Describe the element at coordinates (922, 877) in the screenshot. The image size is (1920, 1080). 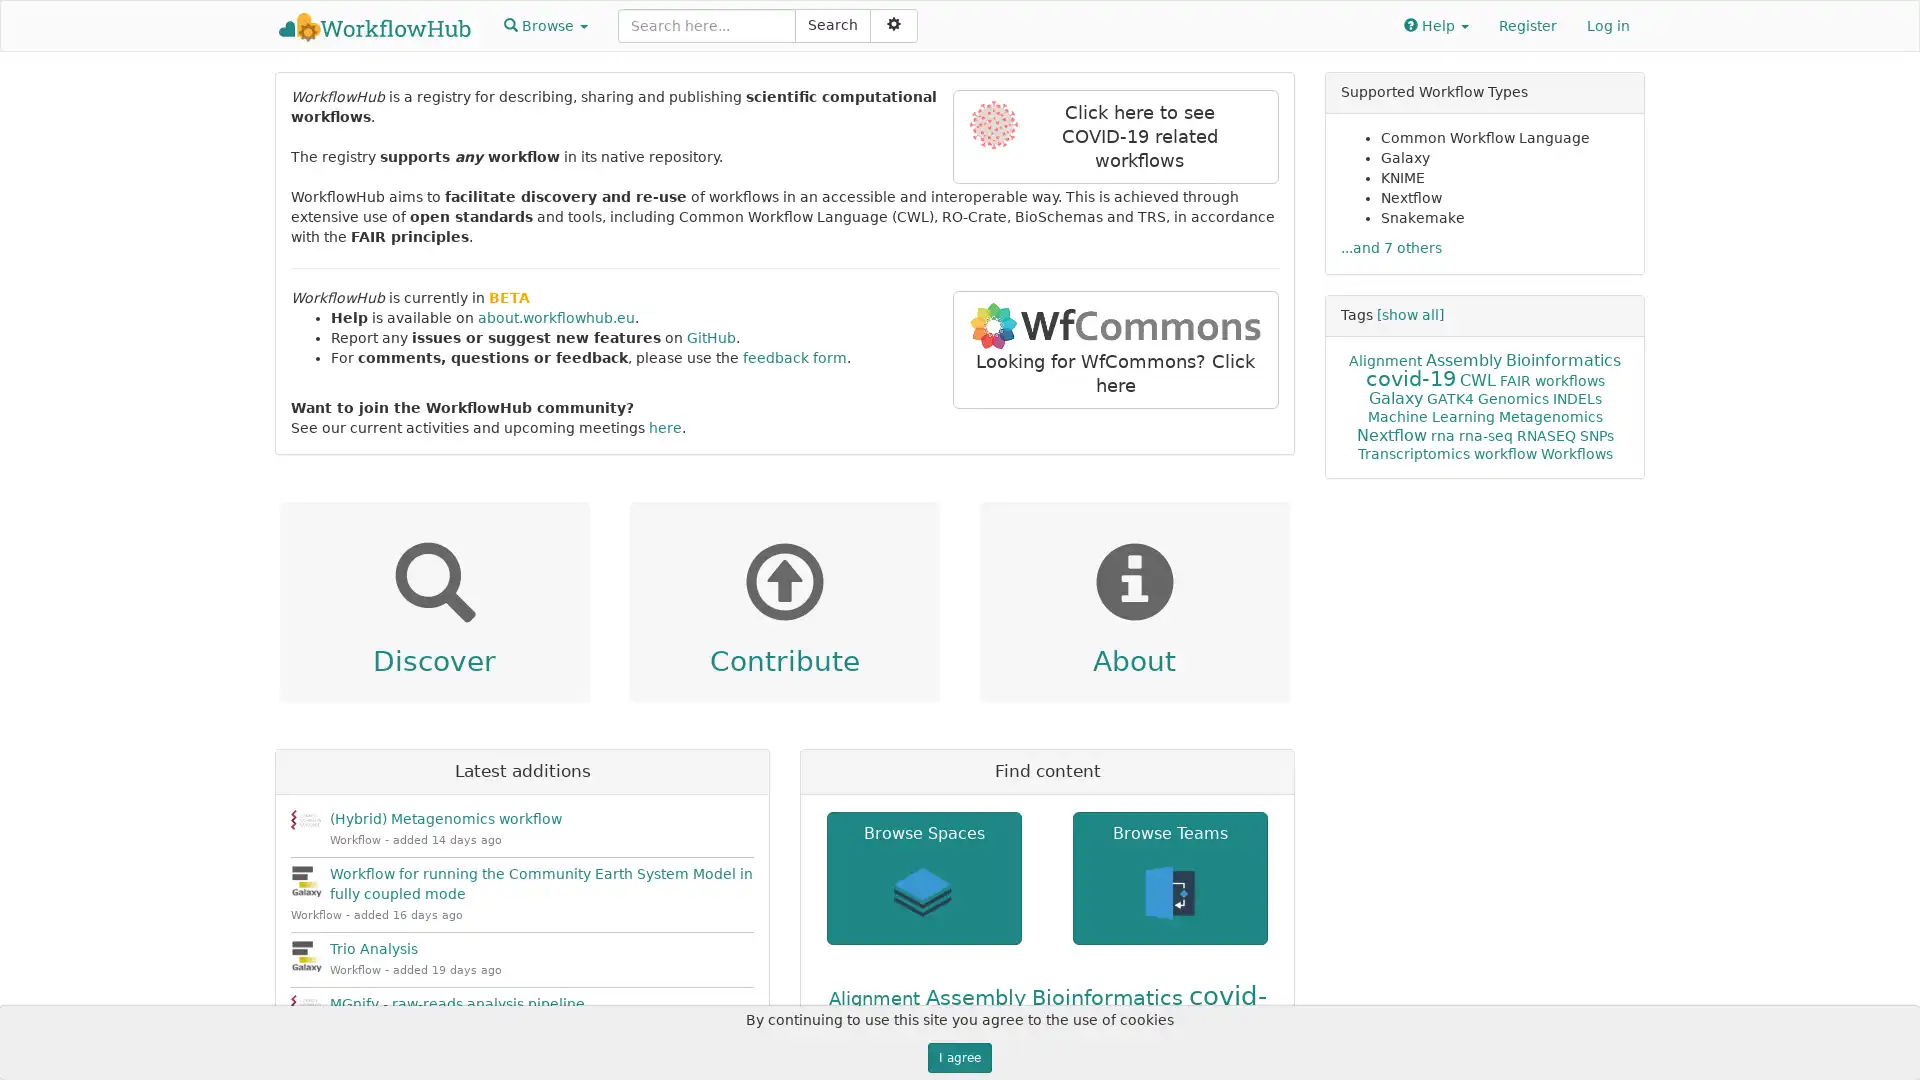
I see `Browse Spaces` at that location.